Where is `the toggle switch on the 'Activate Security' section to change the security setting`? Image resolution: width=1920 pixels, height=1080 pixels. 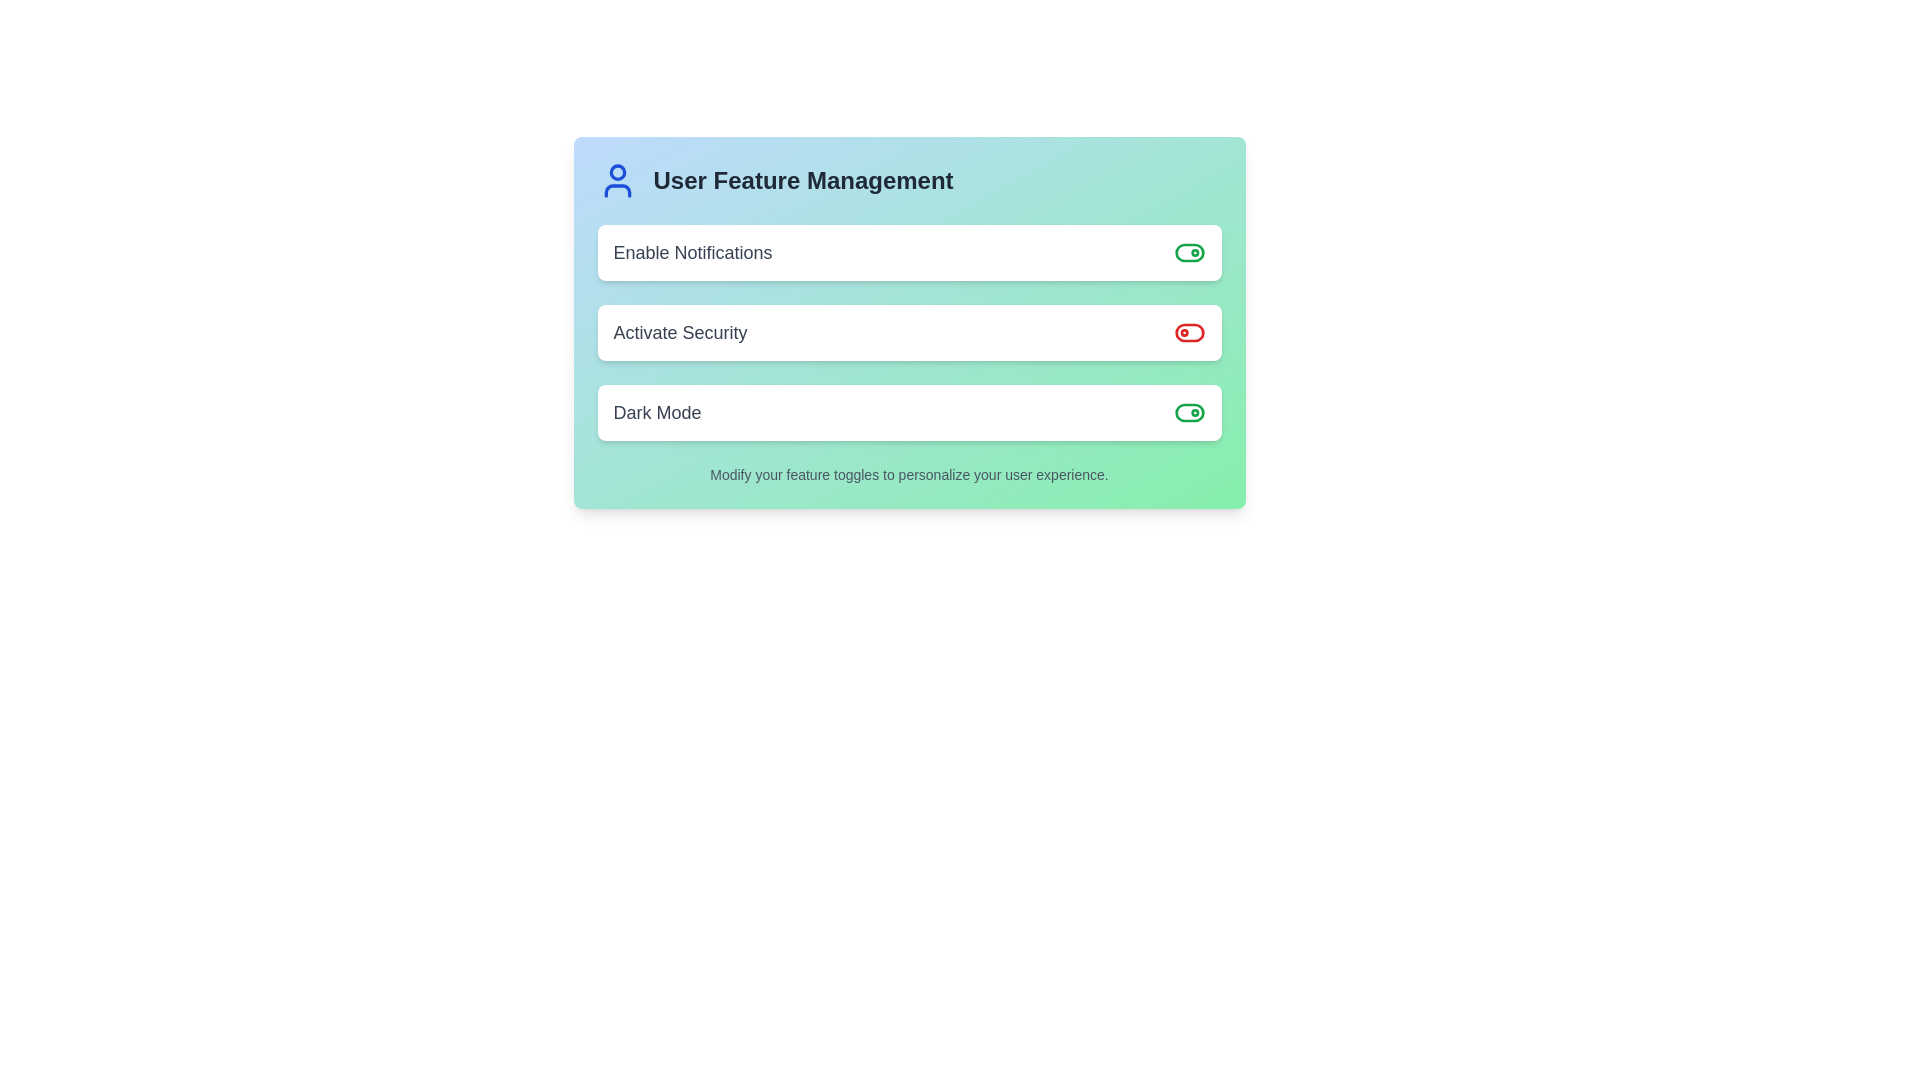 the toggle switch on the 'Activate Security' section to change the security setting is located at coordinates (908, 322).